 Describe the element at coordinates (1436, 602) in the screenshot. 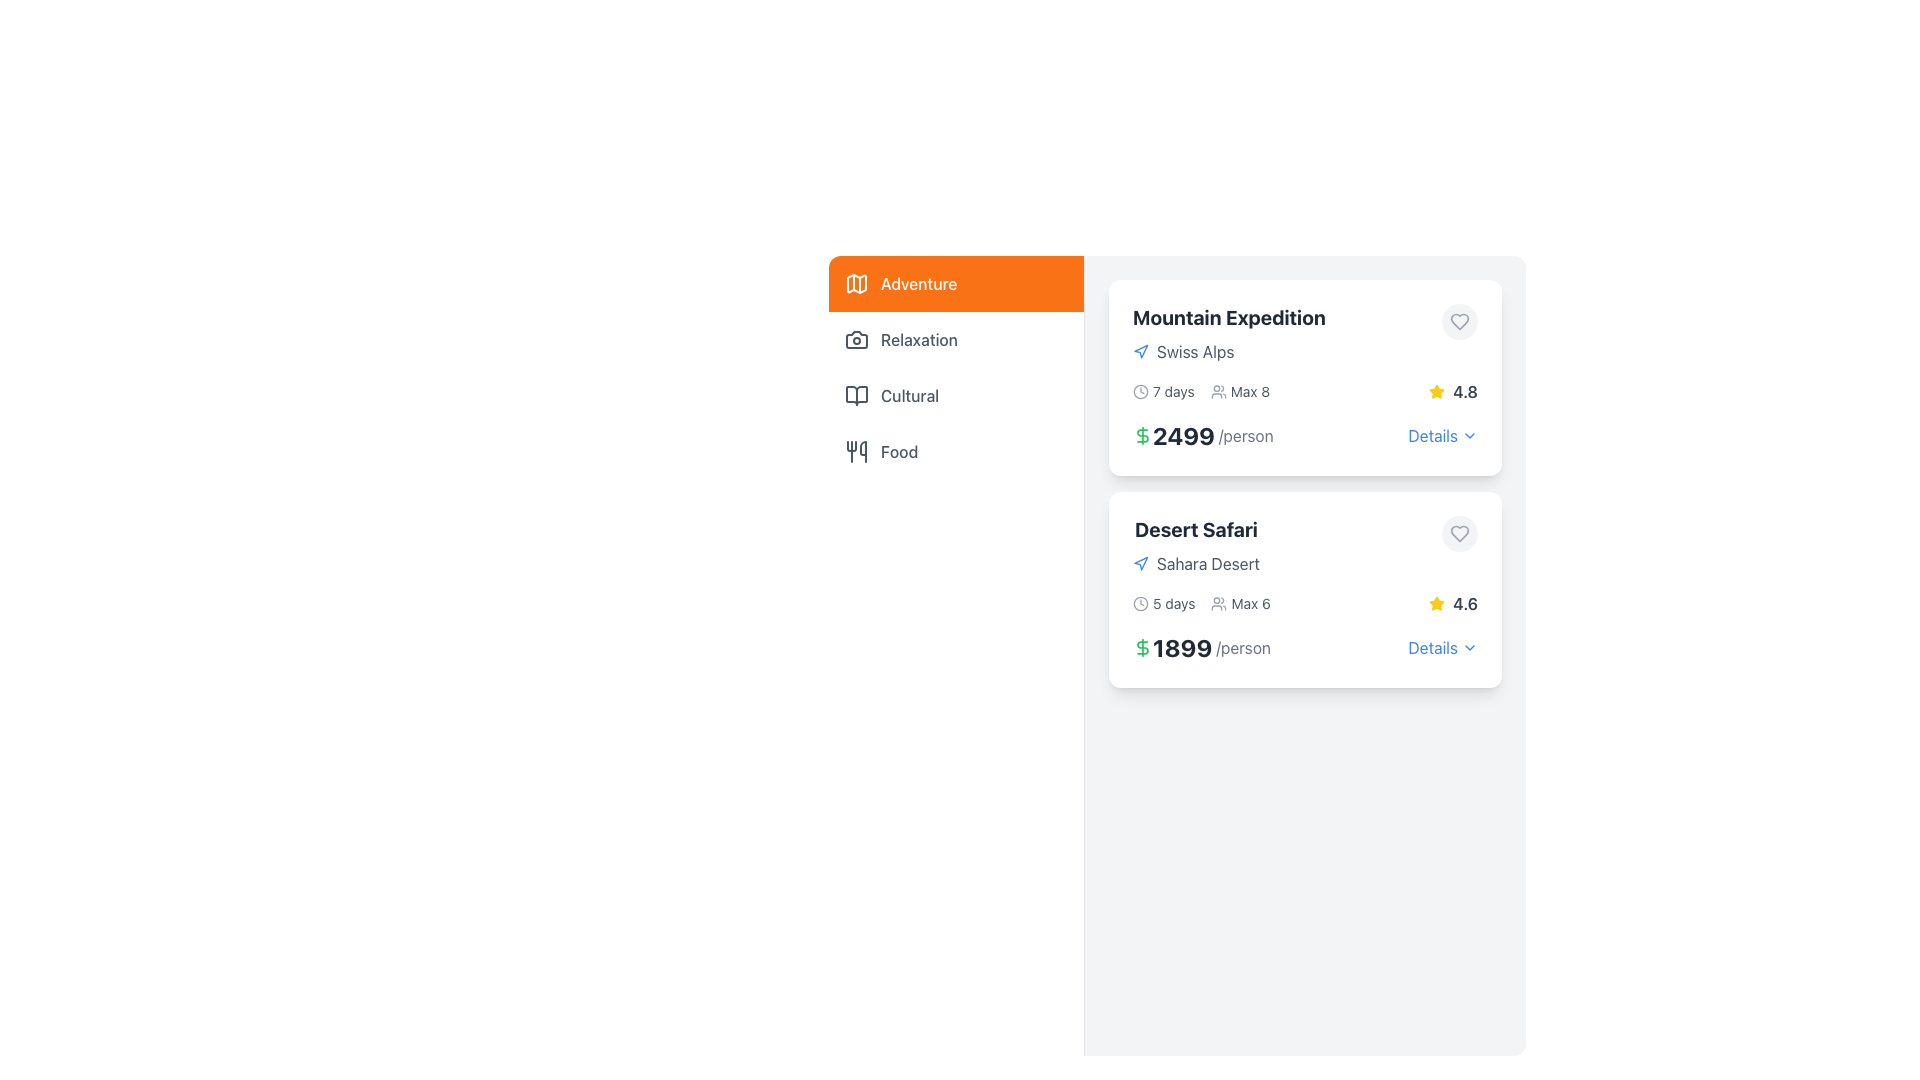

I see `the yellow star icon, which represents a rating and is located on the right side of the interface within a card for a desert safari, positioned to the left of a numerical rating value` at that location.